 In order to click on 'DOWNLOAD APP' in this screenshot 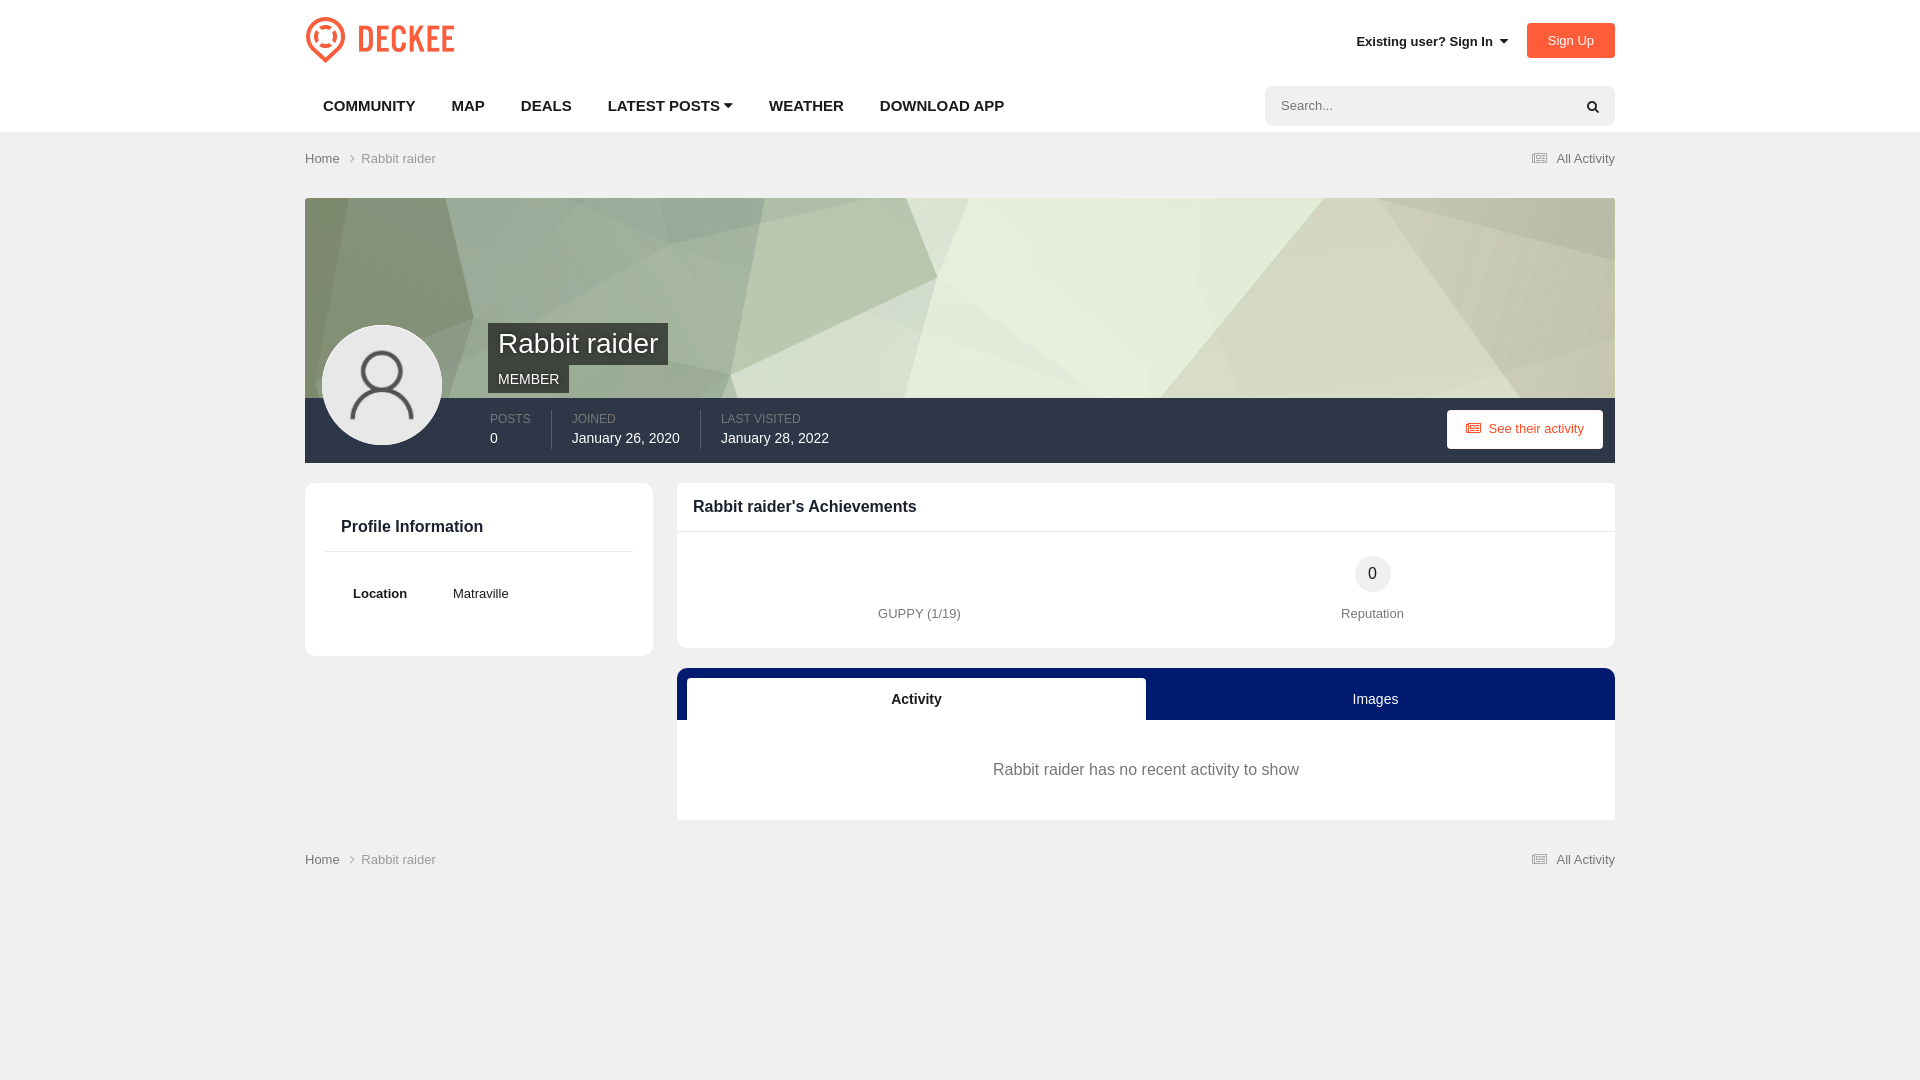, I will do `click(862, 105)`.